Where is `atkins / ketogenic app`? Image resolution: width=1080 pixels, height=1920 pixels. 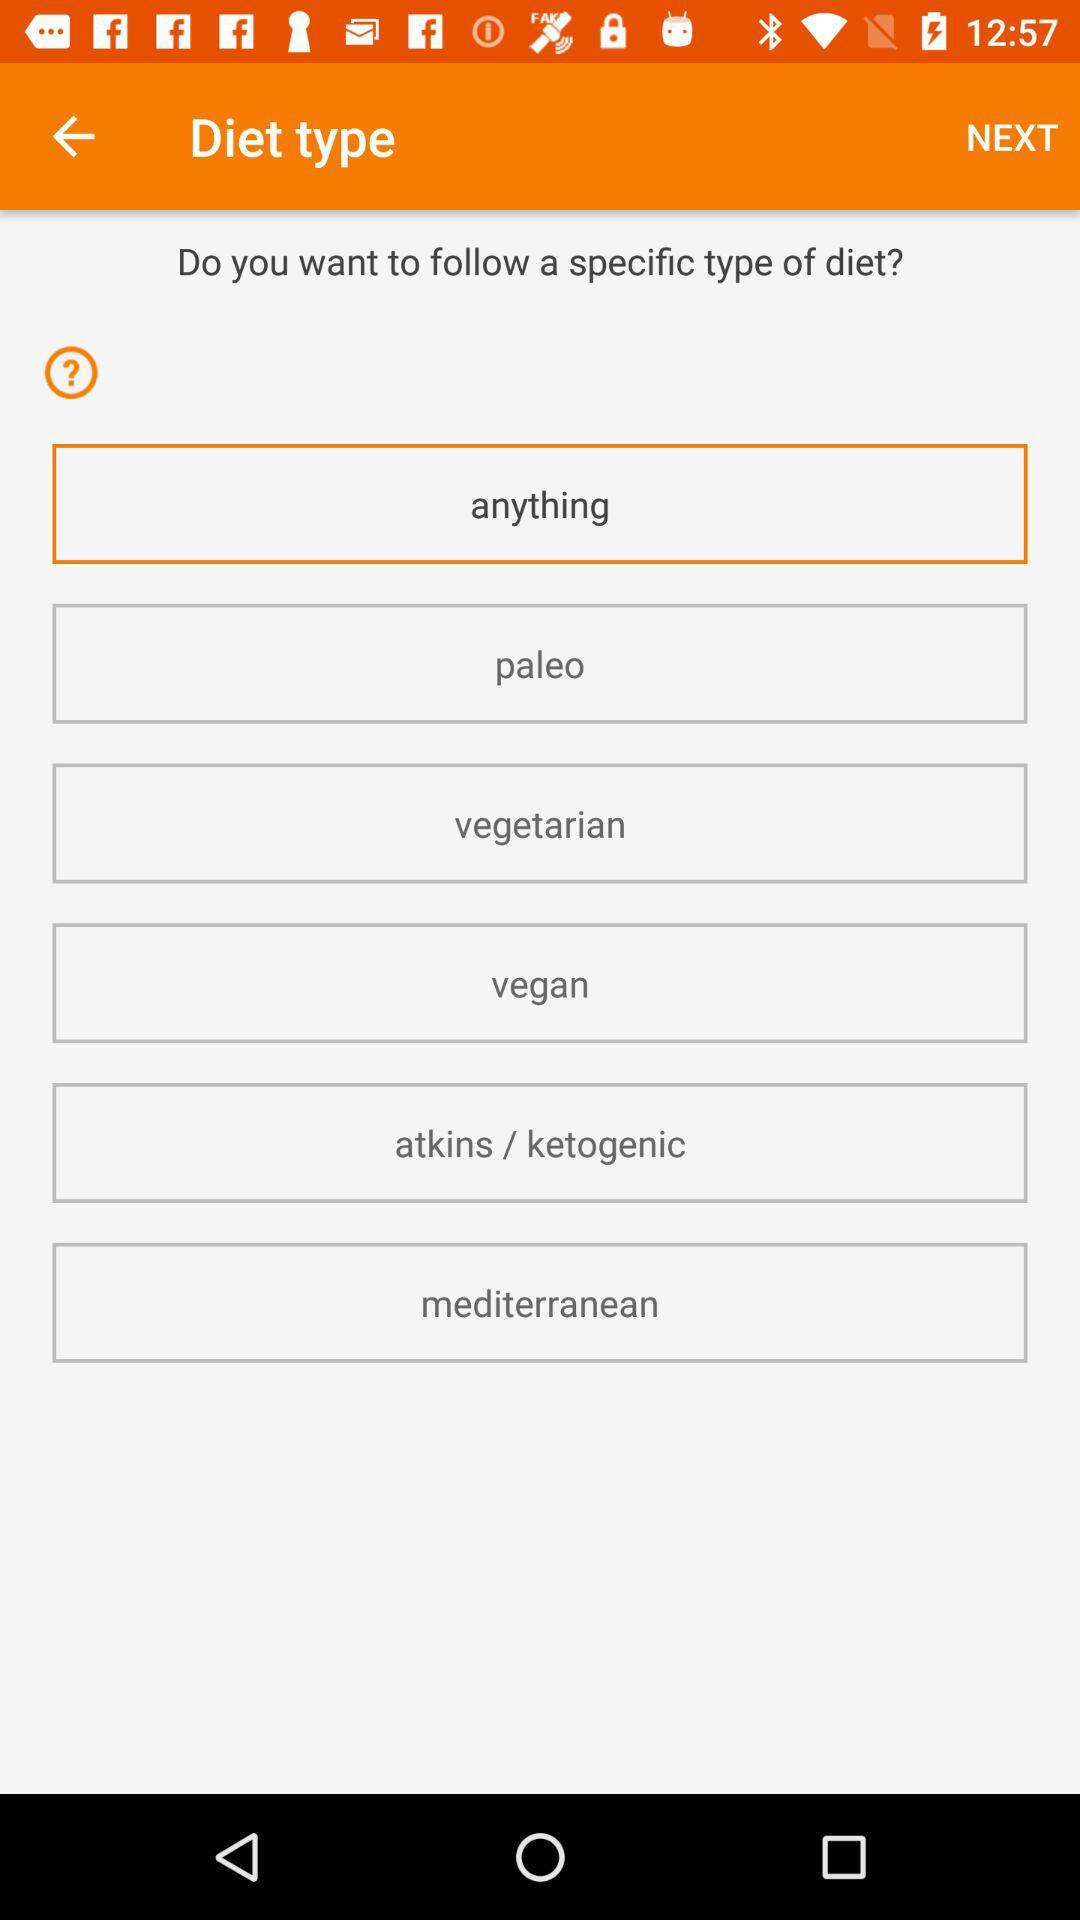
atkins / ketogenic app is located at coordinates (540, 1142).